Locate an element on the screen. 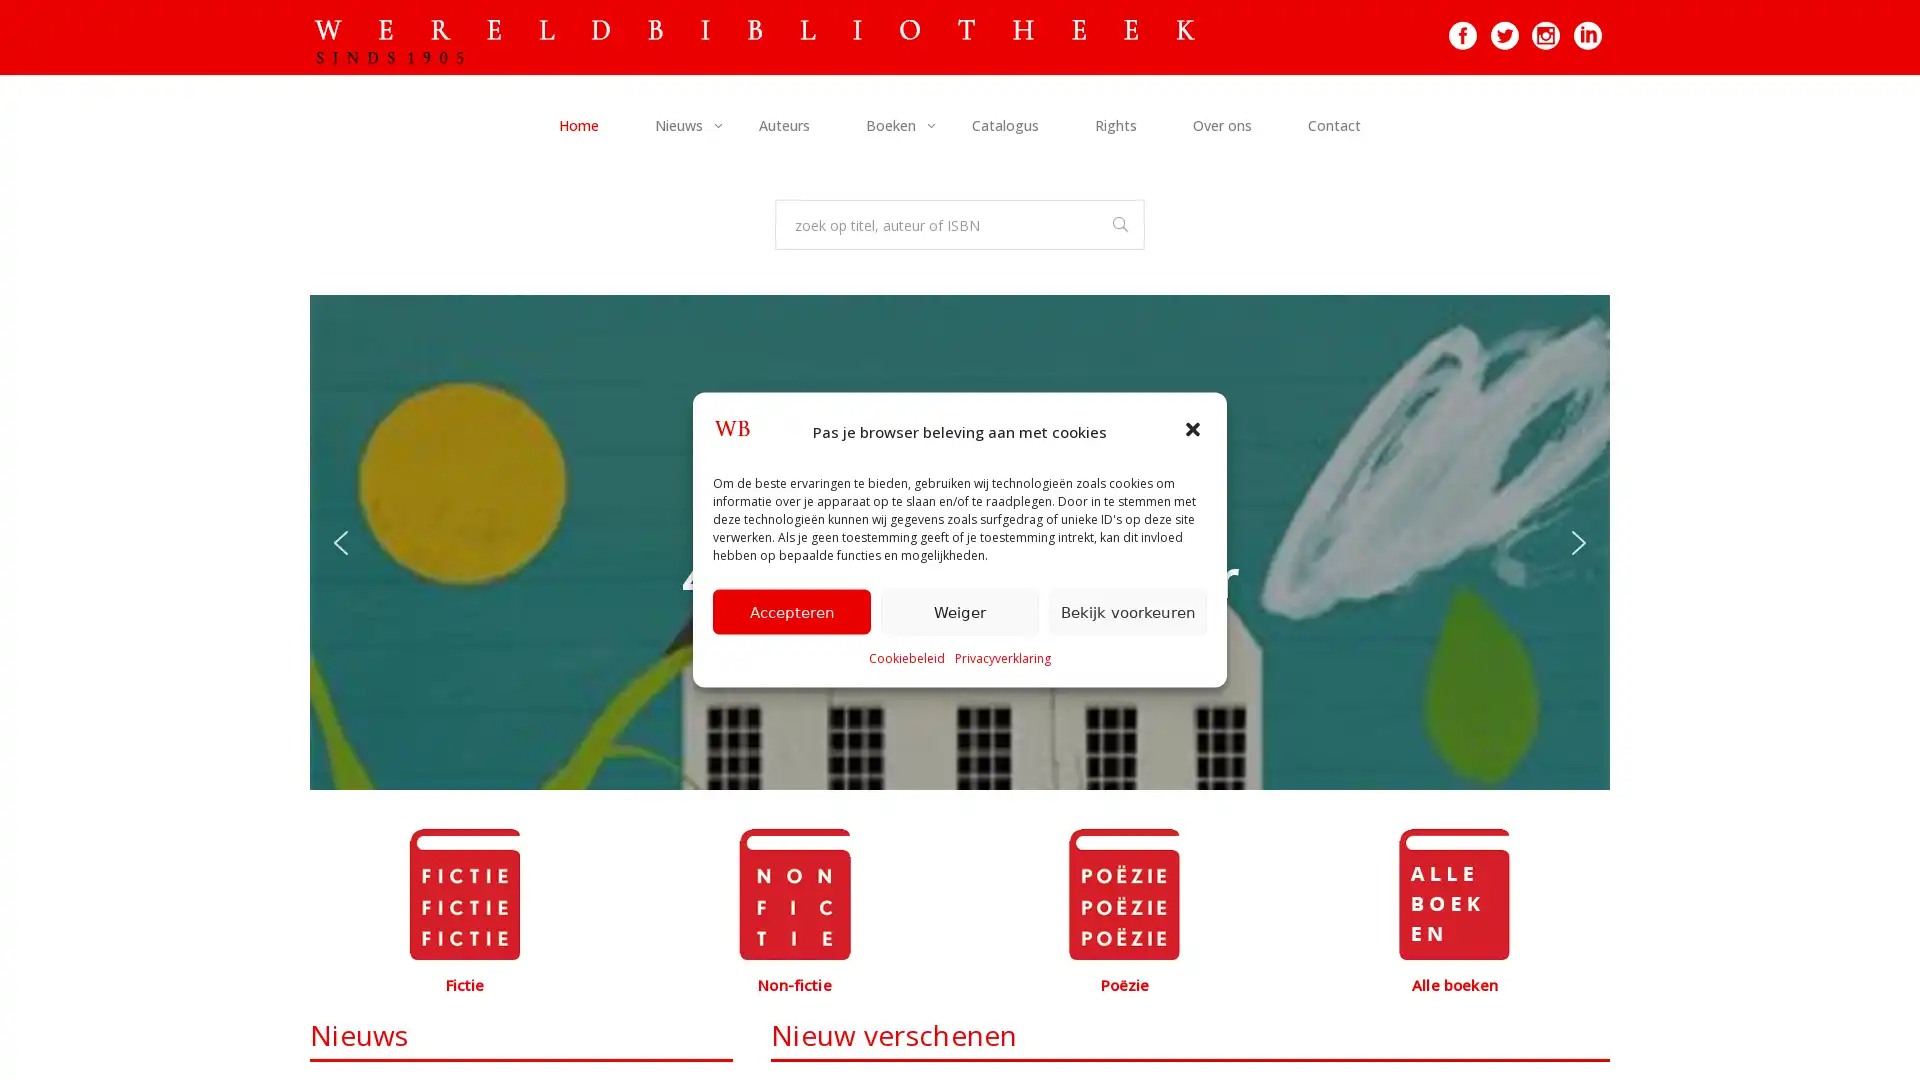 This screenshot has height=1080, width=1920. Accepteren is located at coordinates (791, 610).